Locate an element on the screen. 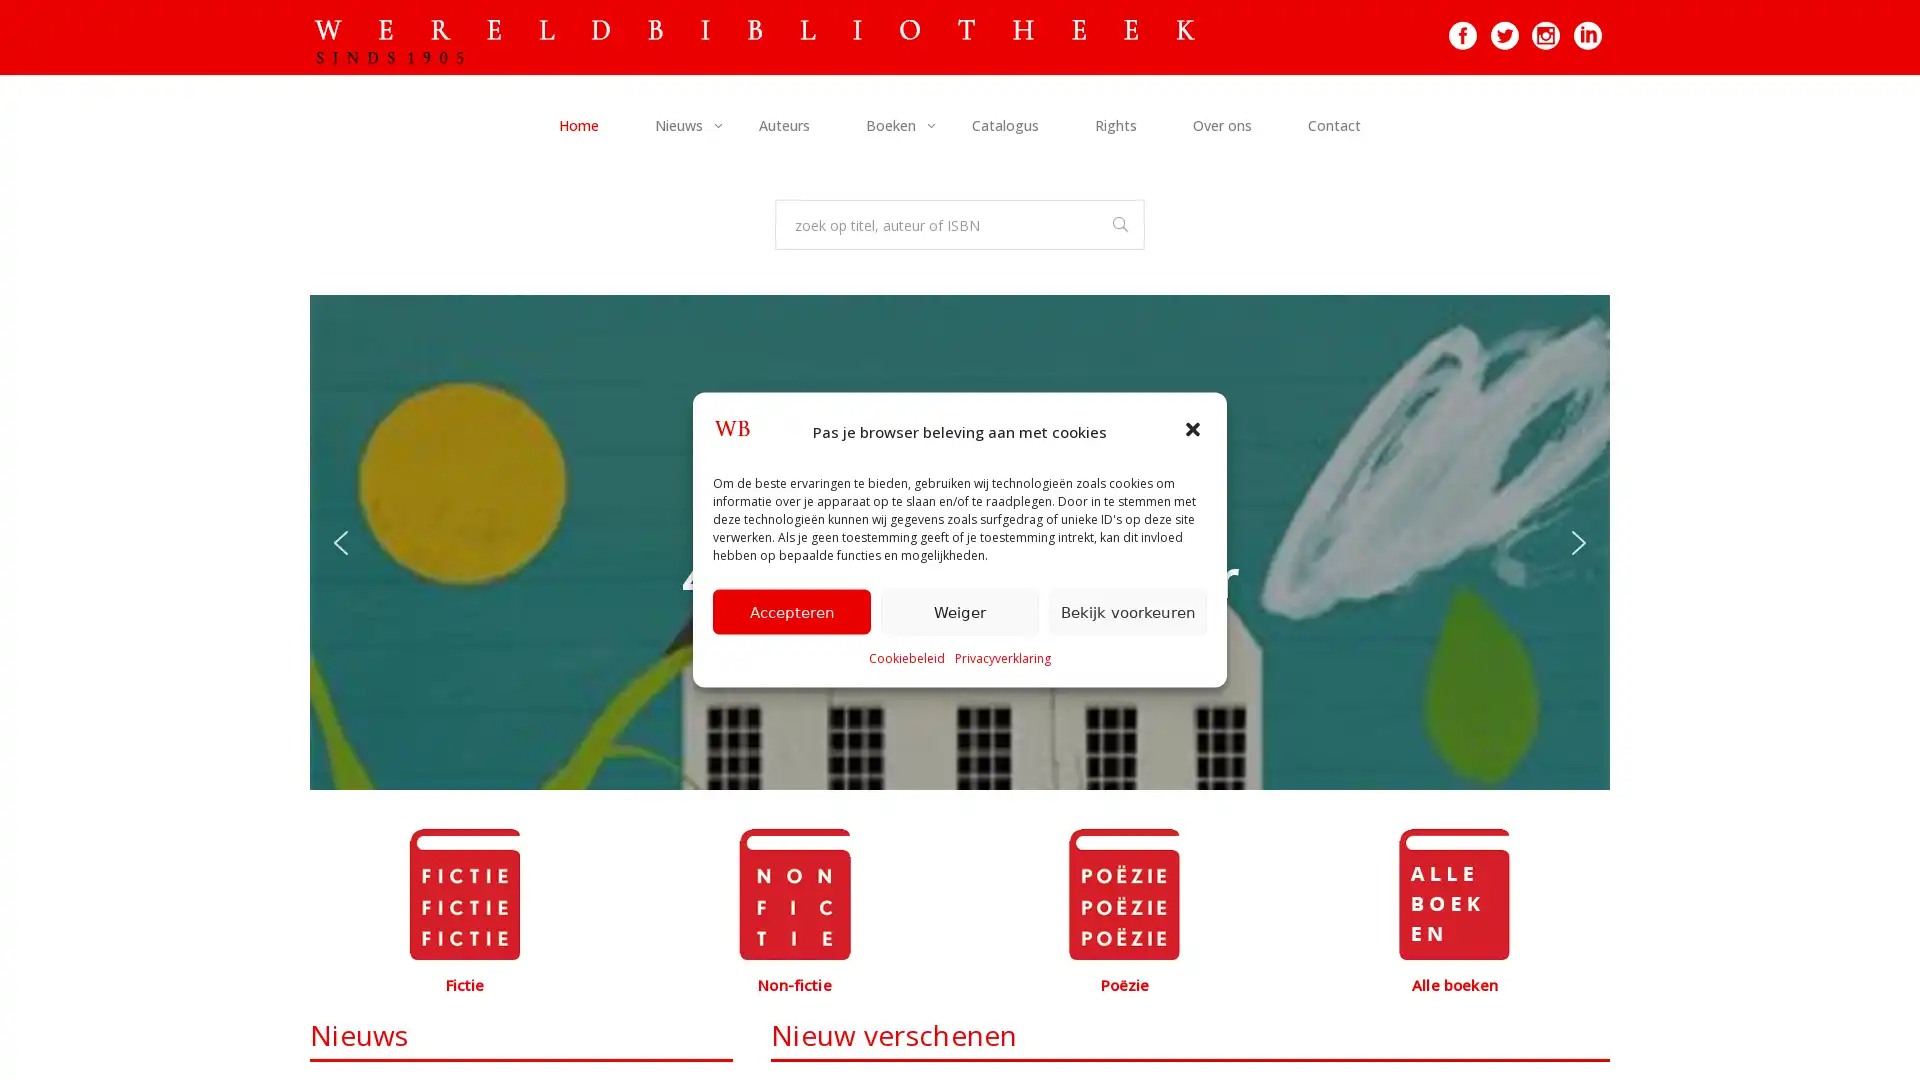 This screenshot has height=1080, width=1920. Accepteren is located at coordinates (791, 610).